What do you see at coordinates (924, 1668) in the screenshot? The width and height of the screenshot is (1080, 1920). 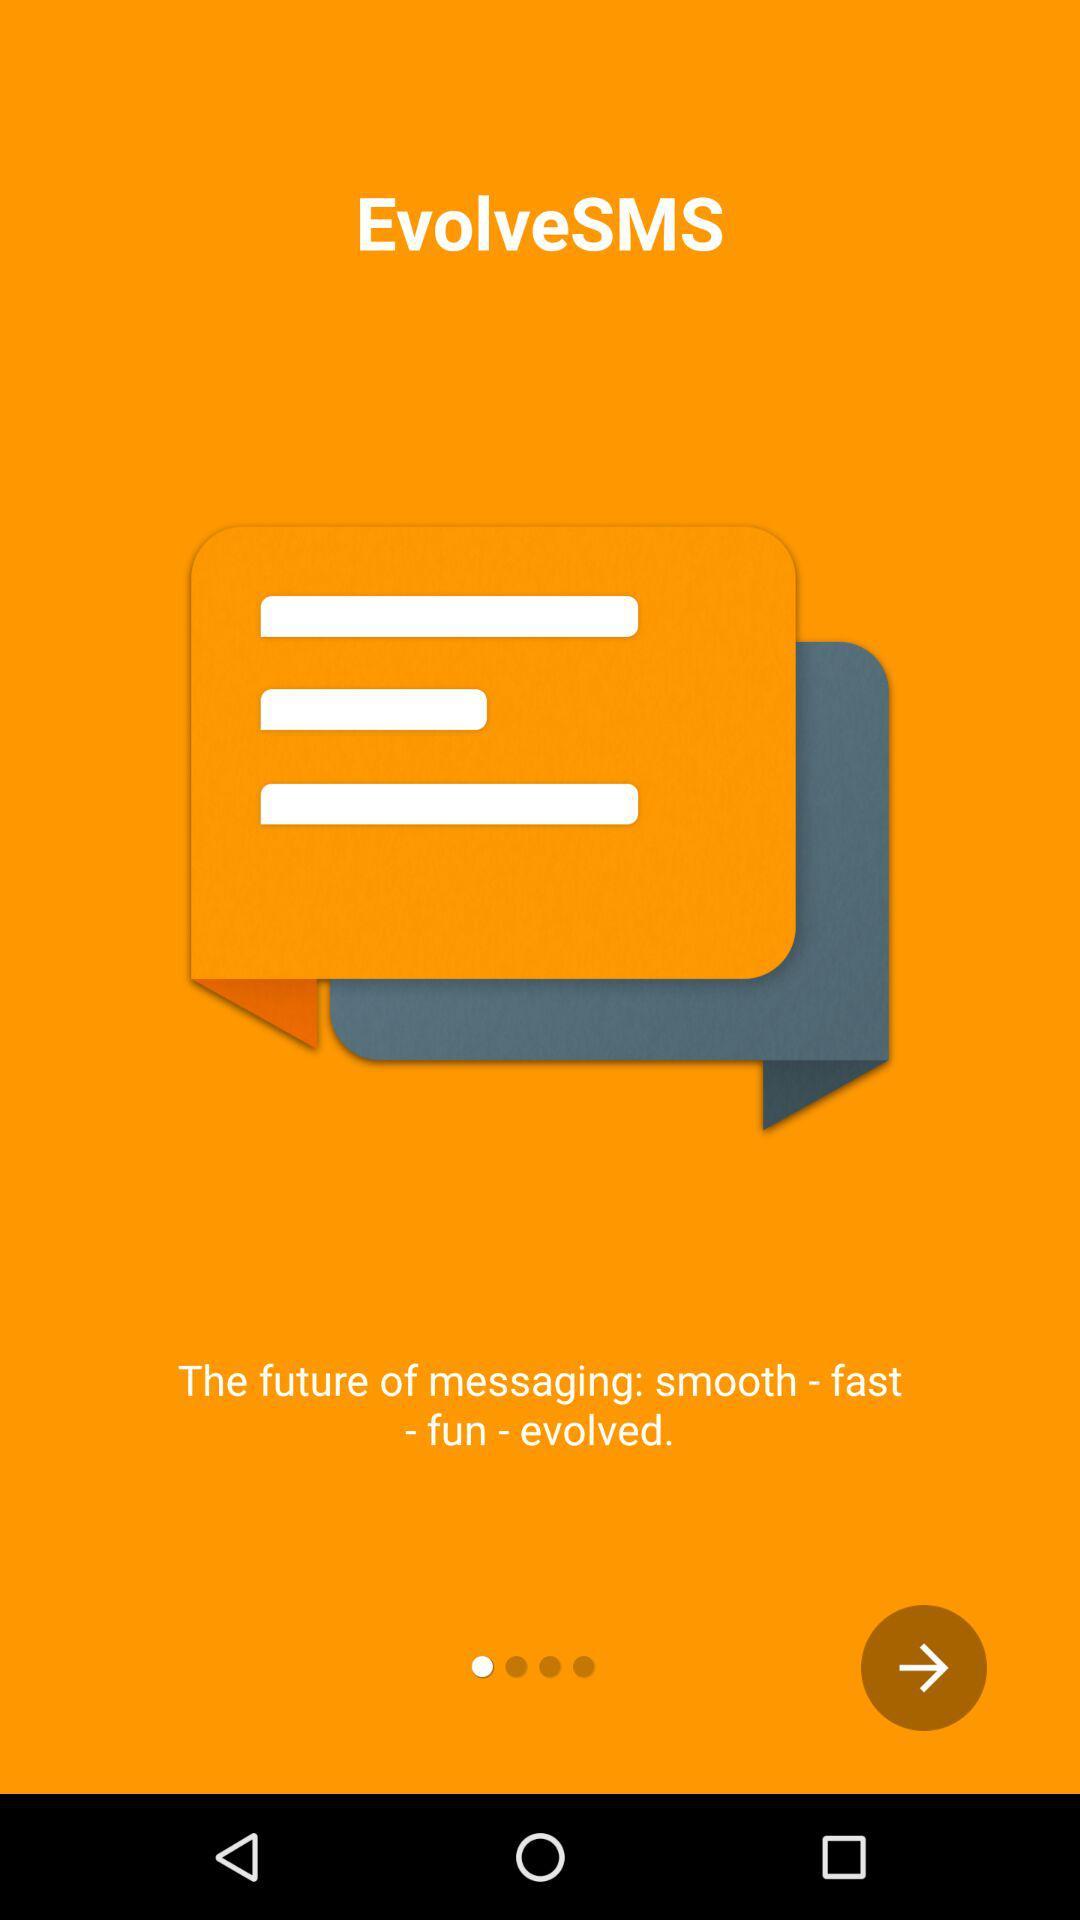 I see `the icon at the bottom right corner` at bounding box center [924, 1668].